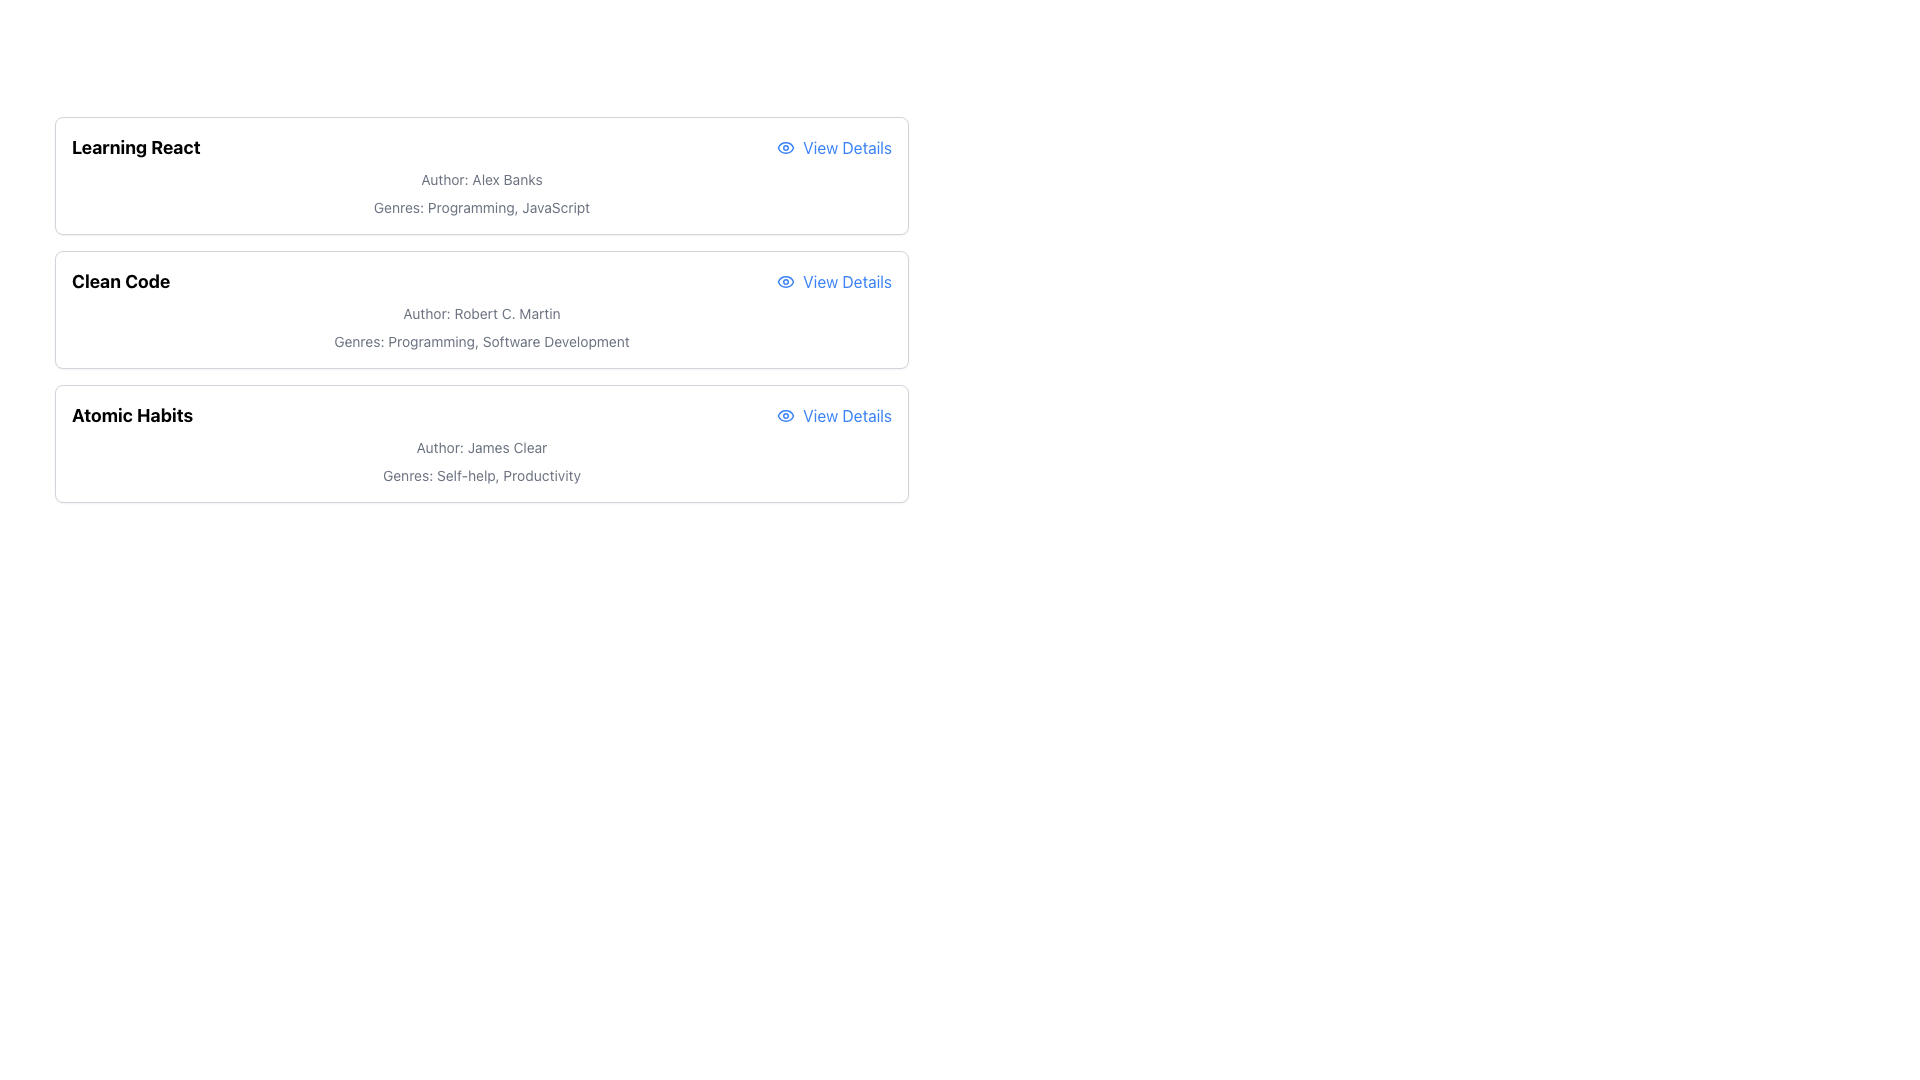 The image size is (1920, 1080). Describe the element at coordinates (834, 415) in the screenshot. I see `the hyperlink icon for 'Atomic Habits'` at that location.